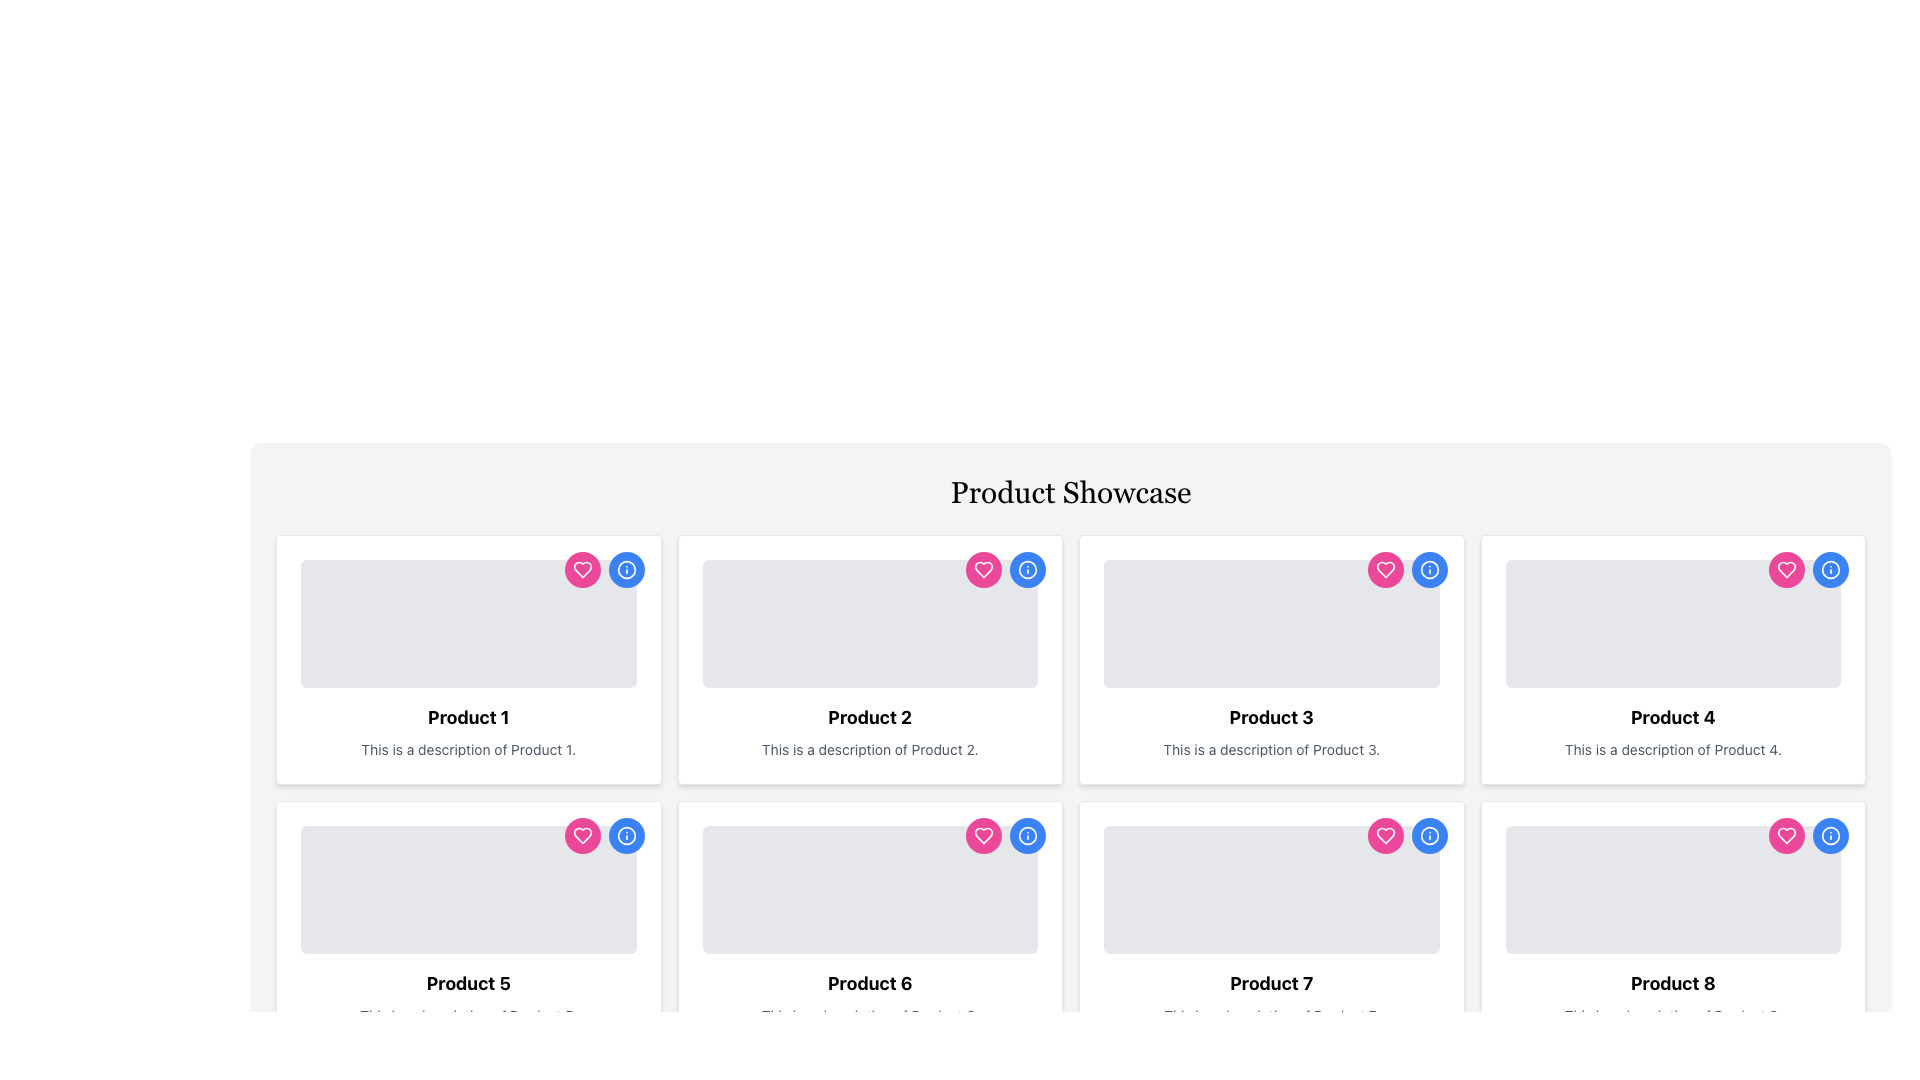 The height and width of the screenshot is (1080, 1920). What do you see at coordinates (983, 836) in the screenshot?
I see `the left button in the top right corner of the card for 'Product 6' to mark it as a favorite` at bounding box center [983, 836].